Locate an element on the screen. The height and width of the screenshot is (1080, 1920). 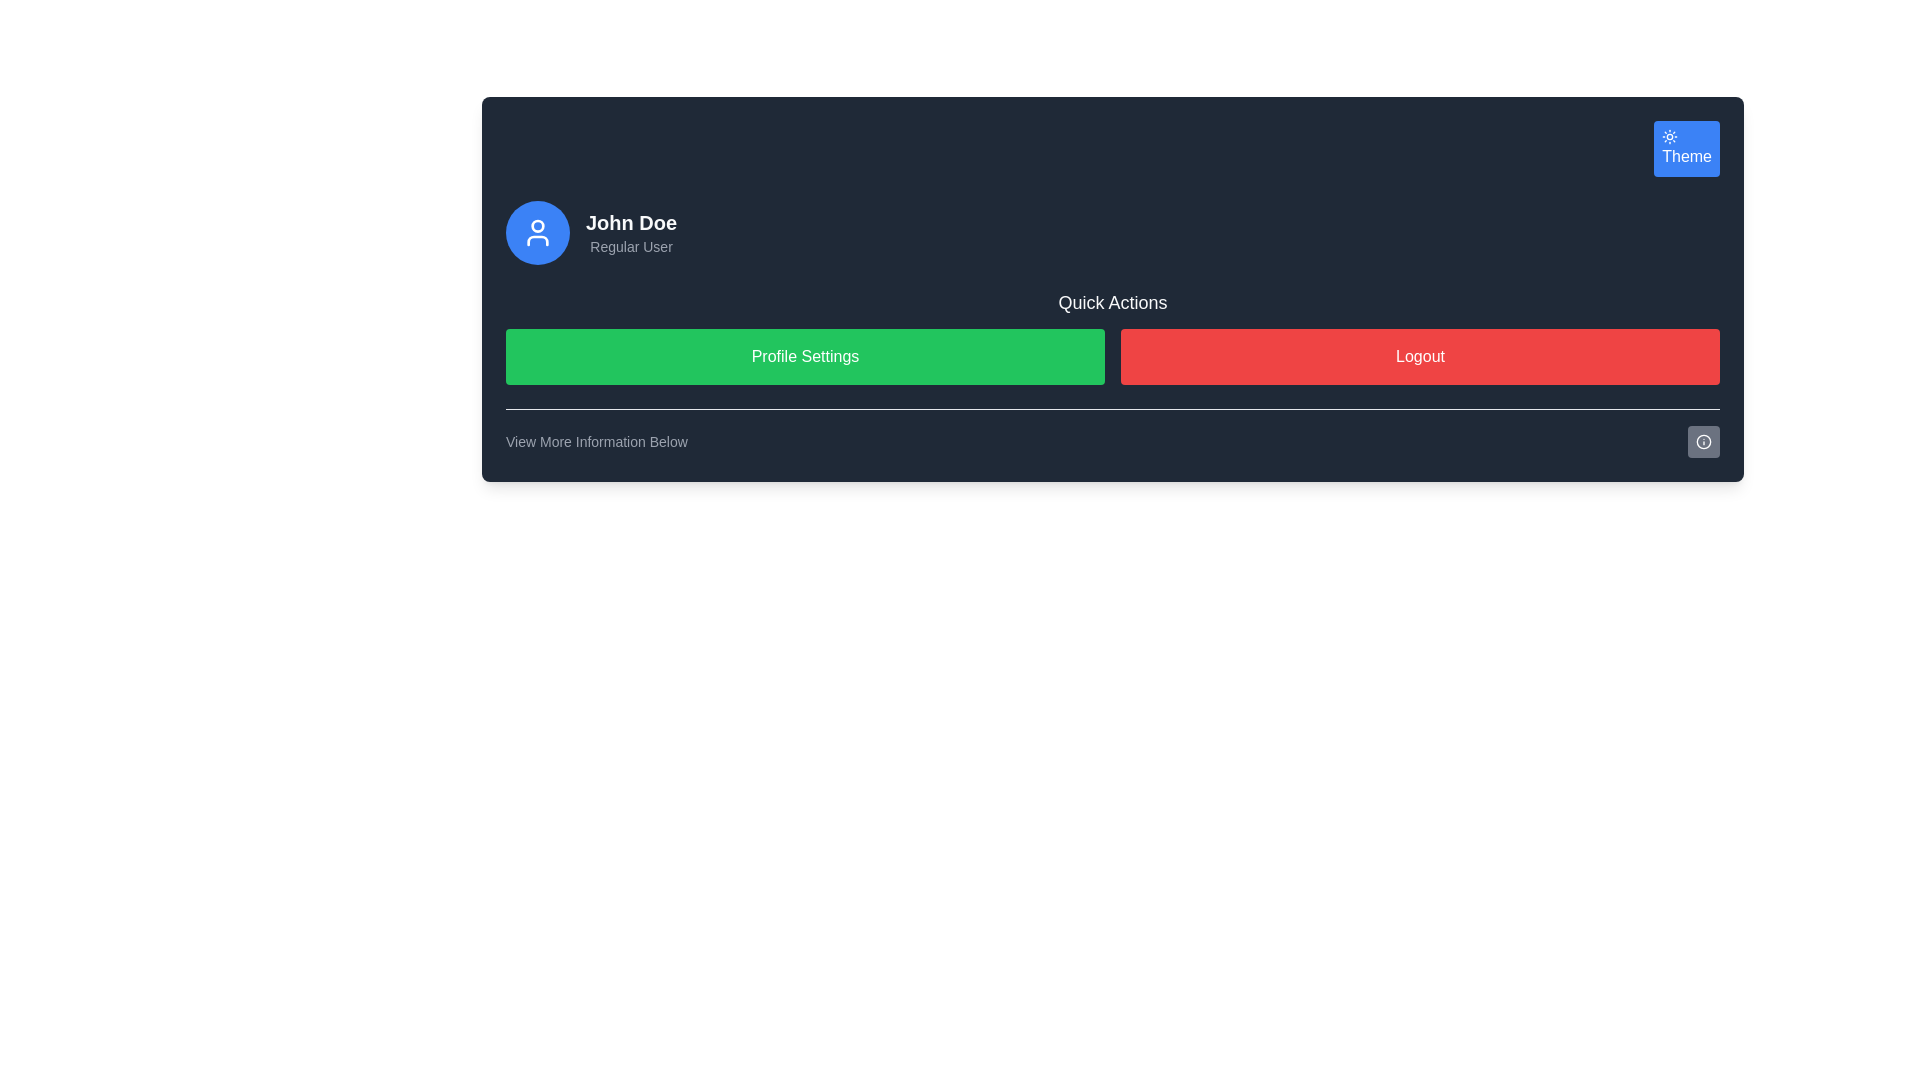
text from the header label located horizontally centered above the 'Profile Settings' and 'Logout' buttons is located at coordinates (1112, 303).